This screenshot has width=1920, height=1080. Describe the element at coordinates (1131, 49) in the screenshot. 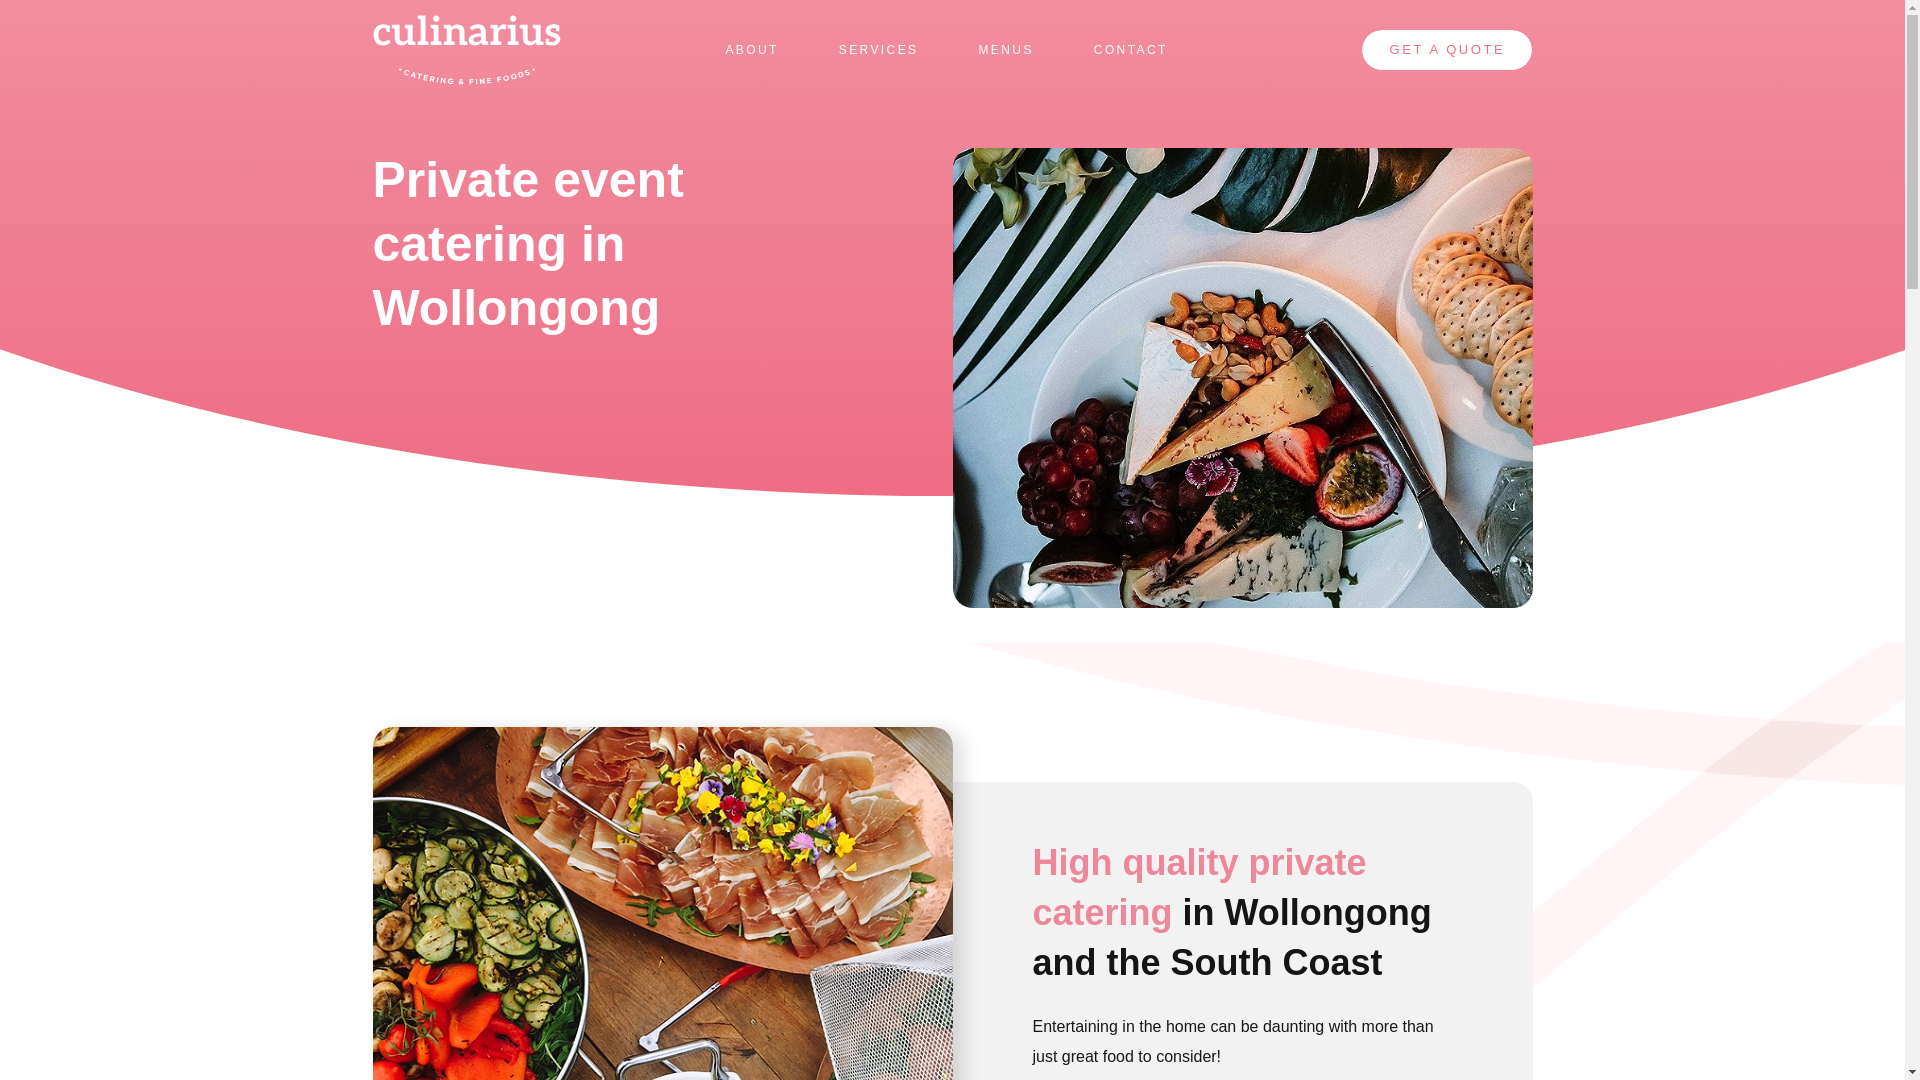

I see `'CONTACT'` at that location.